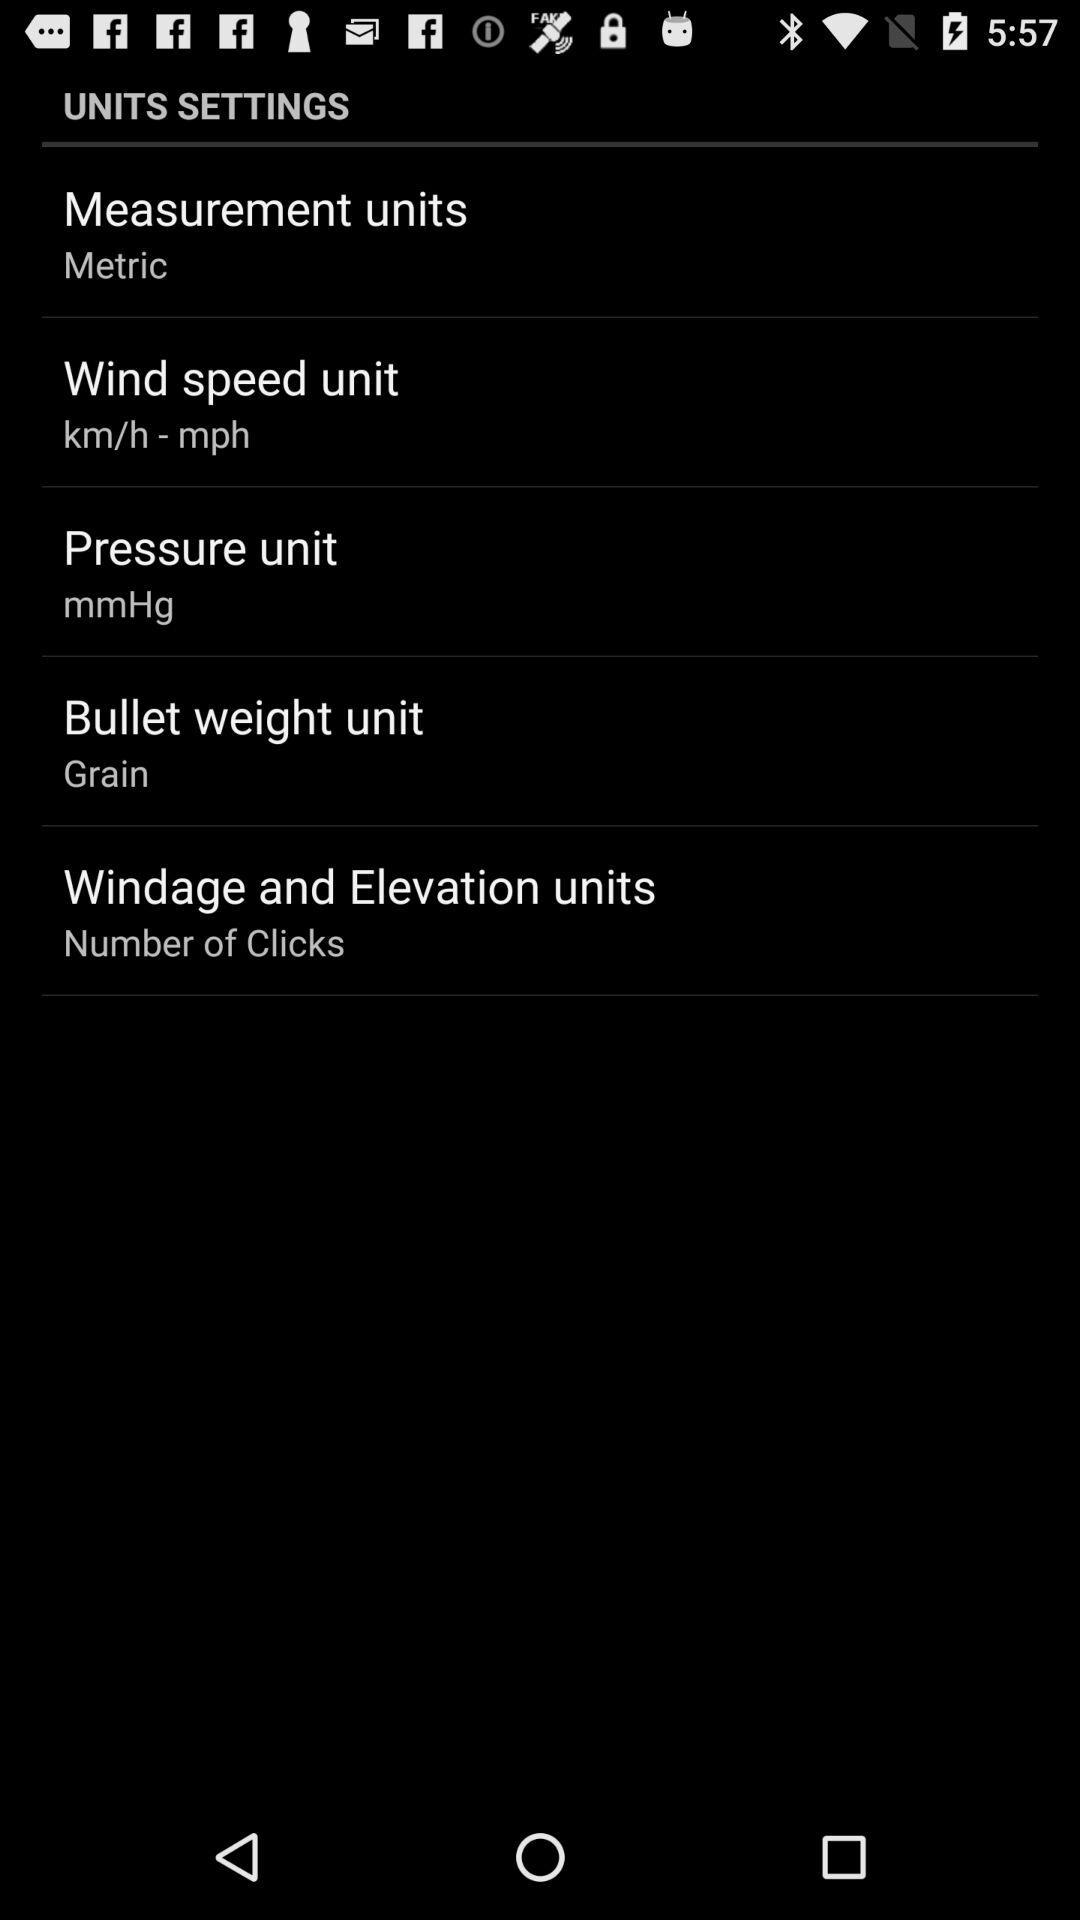 This screenshot has width=1080, height=1920. I want to click on the icon below the measurement units icon, so click(115, 263).